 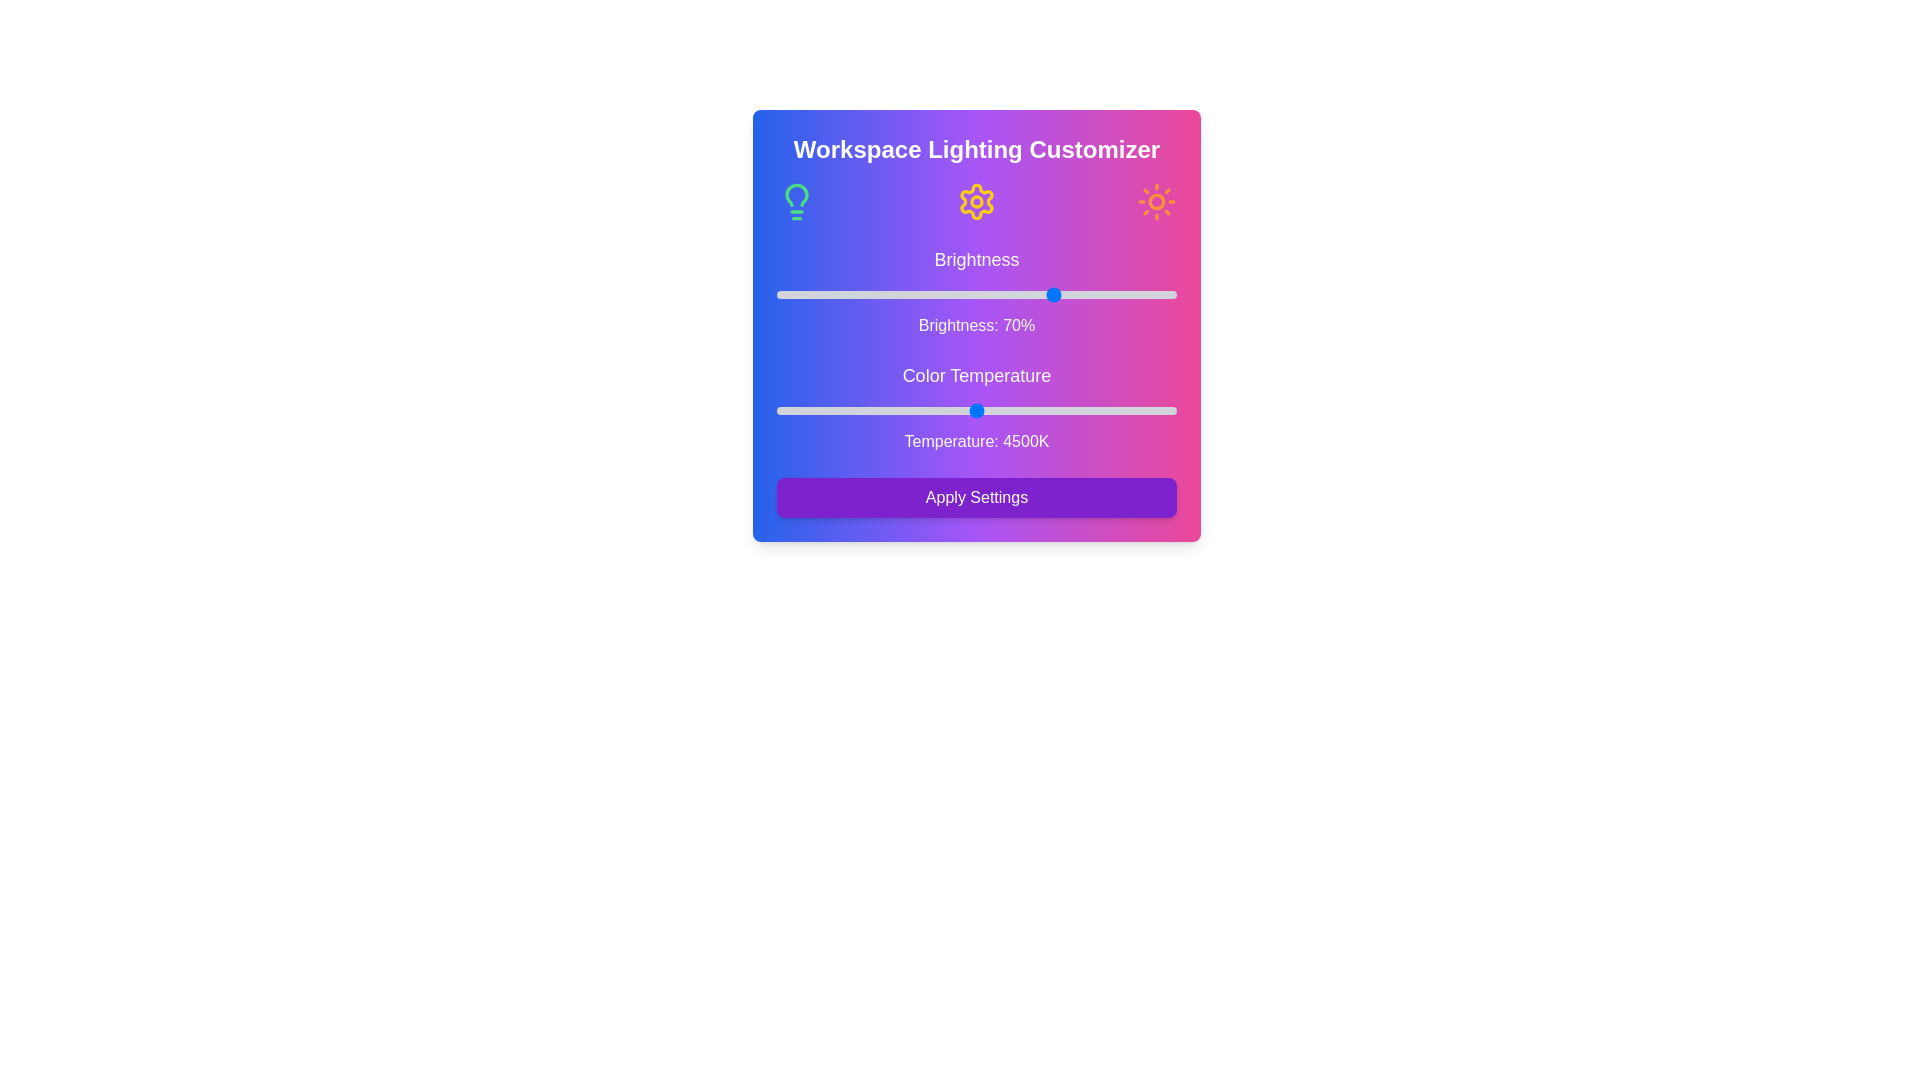 I want to click on the color temperature slider to 3511 K, so click(x=878, y=410).